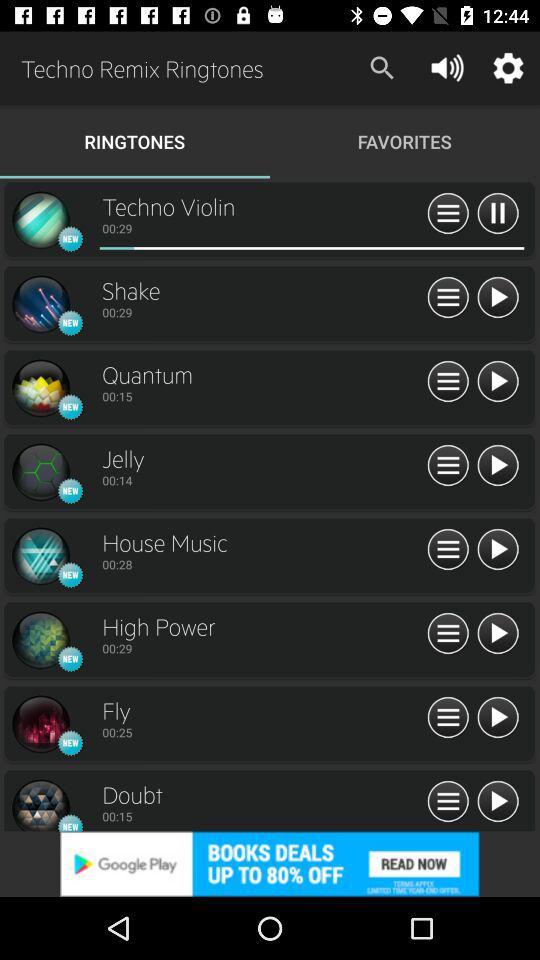 Image resolution: width=540 pixels, height=960 pixels. Describe the element at coordinates (496, 718) in the screenshot. I see `'fly ringtone` at that location.